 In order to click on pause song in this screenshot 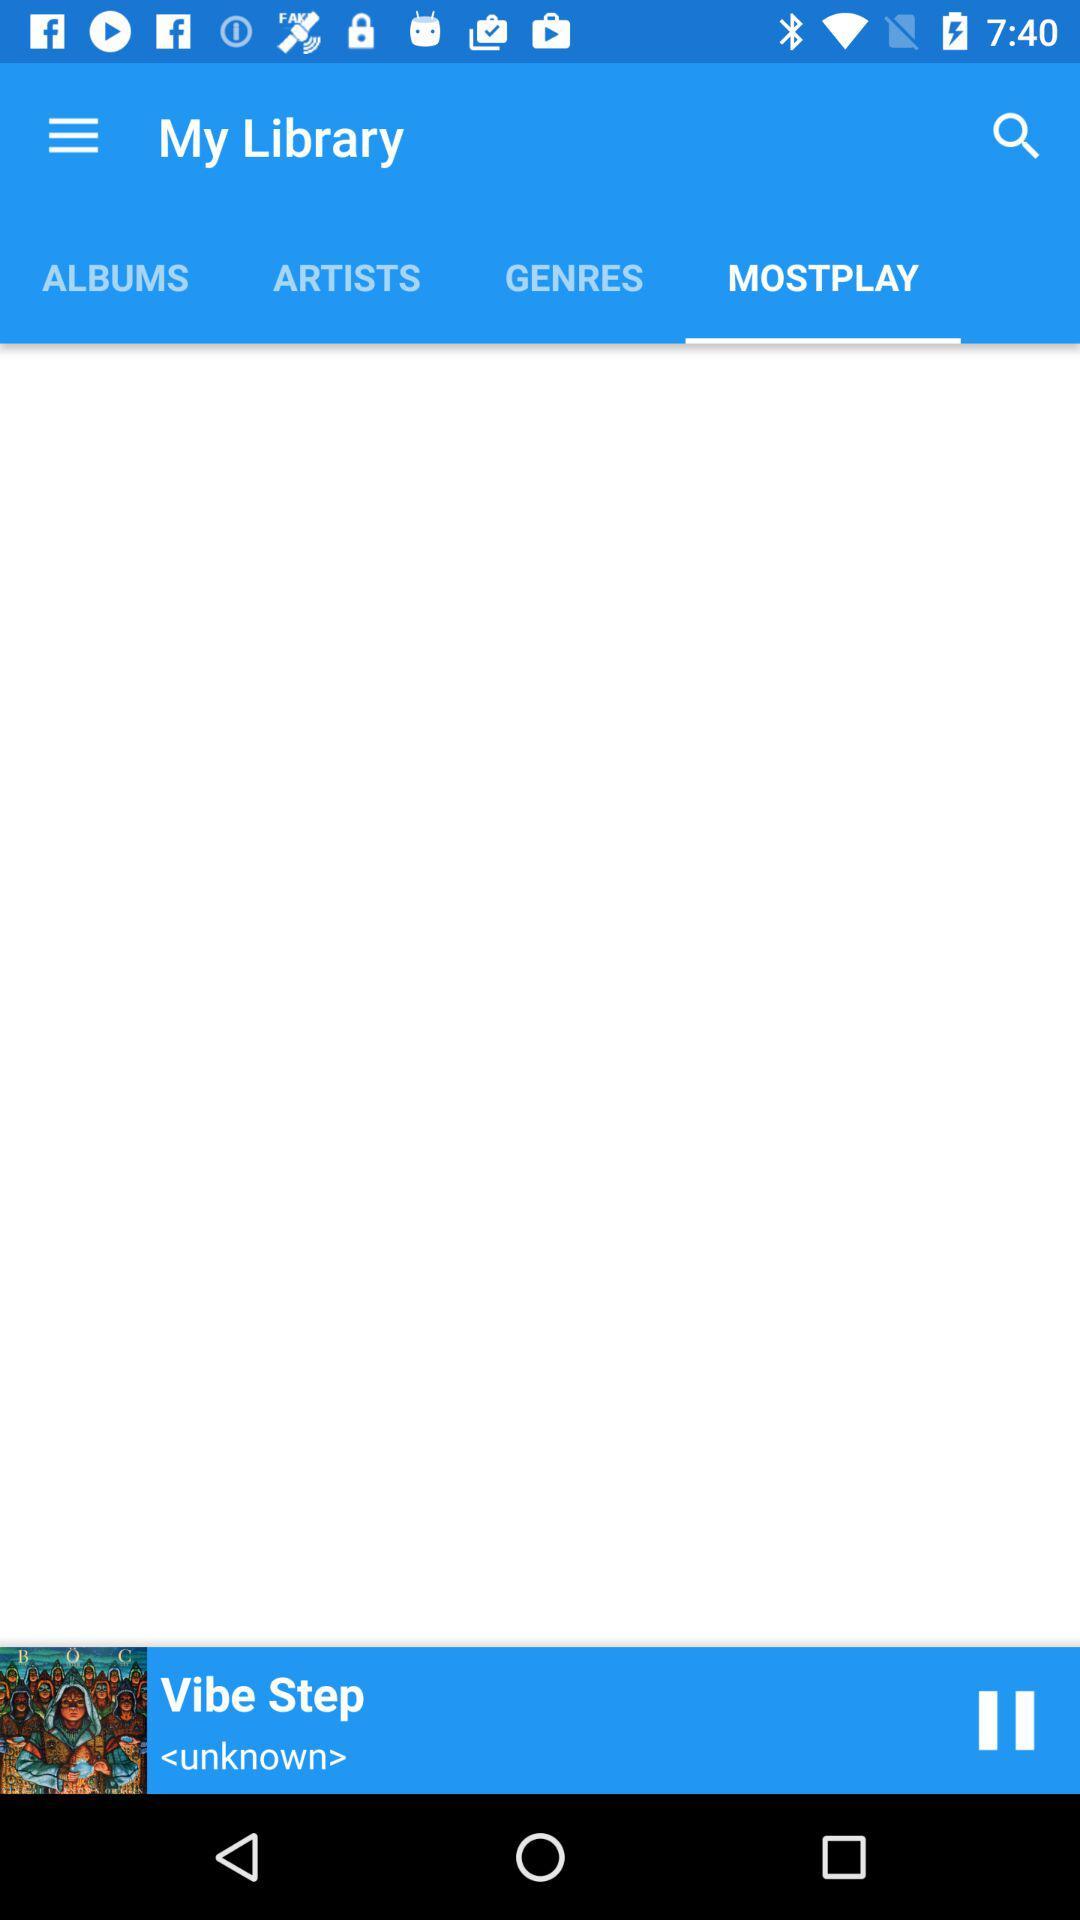, I will do `click(1006, 1719)`.